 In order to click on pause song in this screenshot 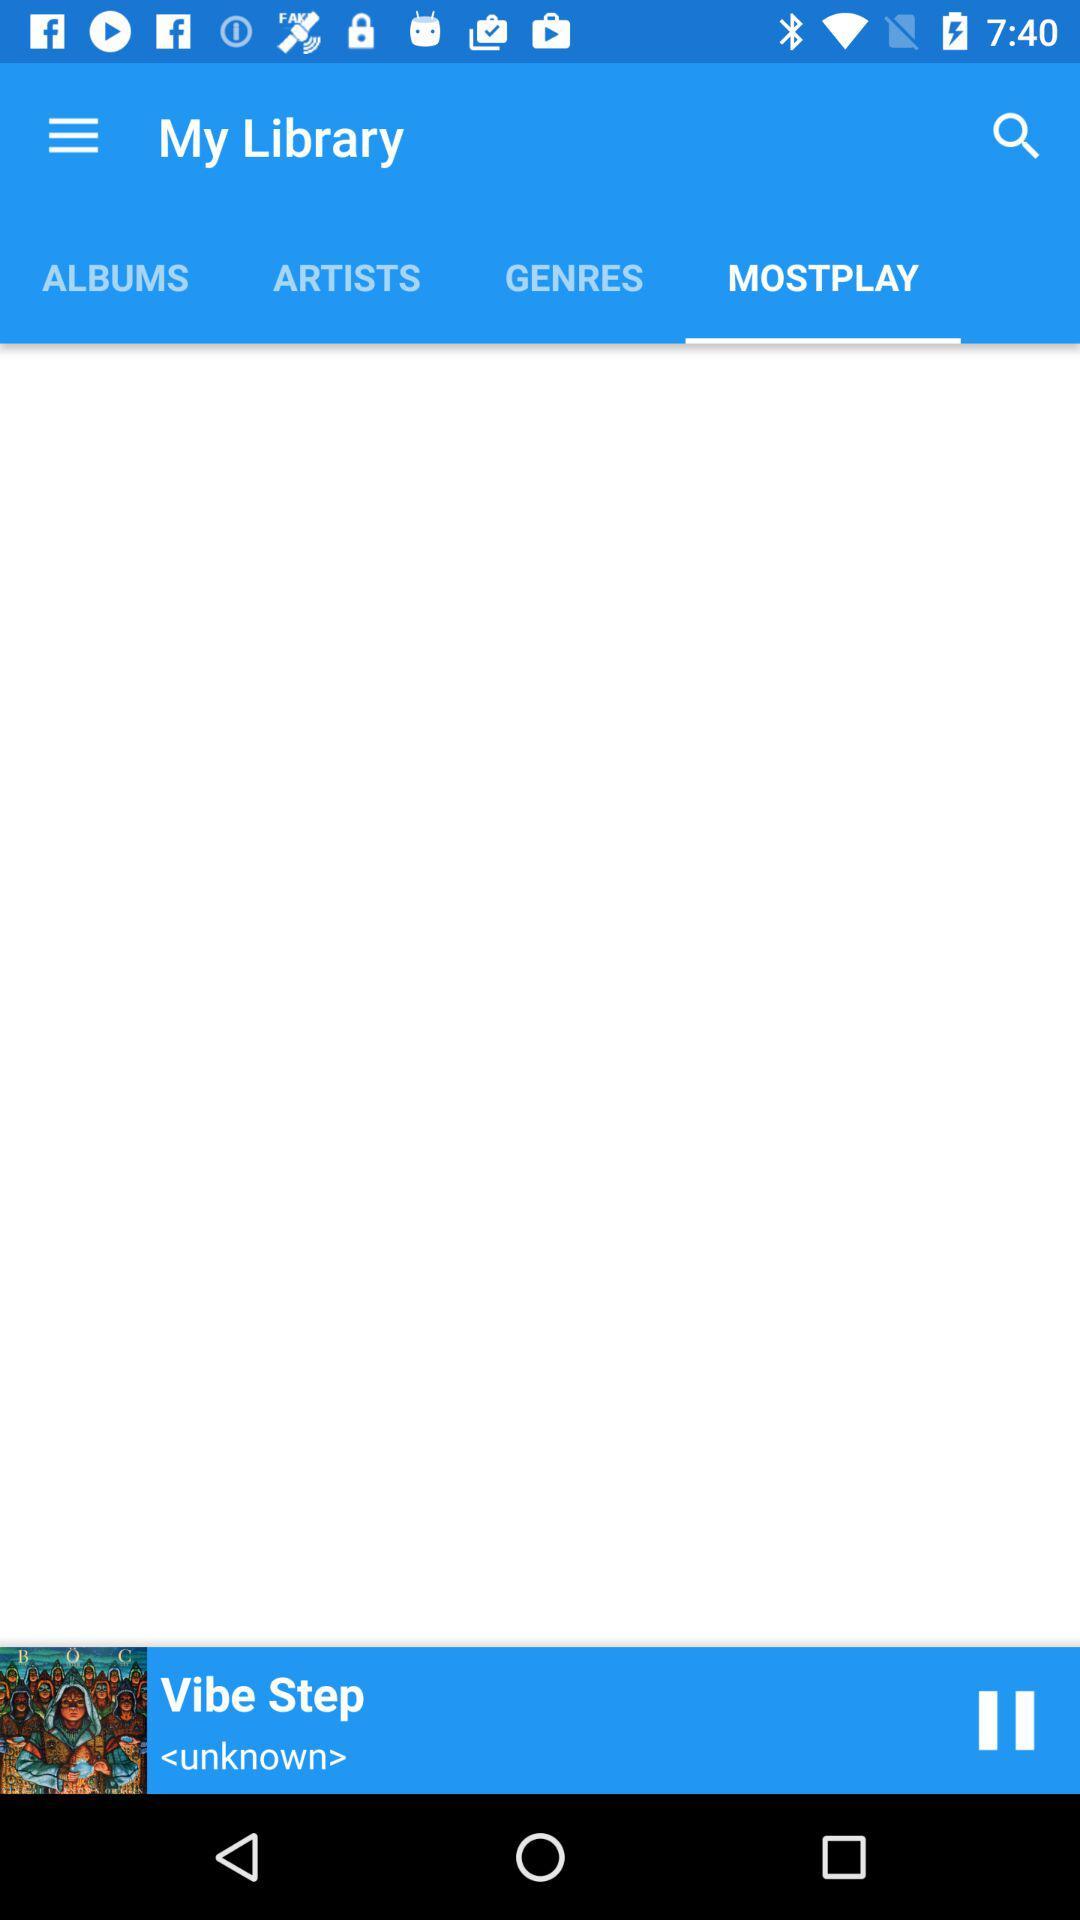, I will do `click(1006, 1719)`.